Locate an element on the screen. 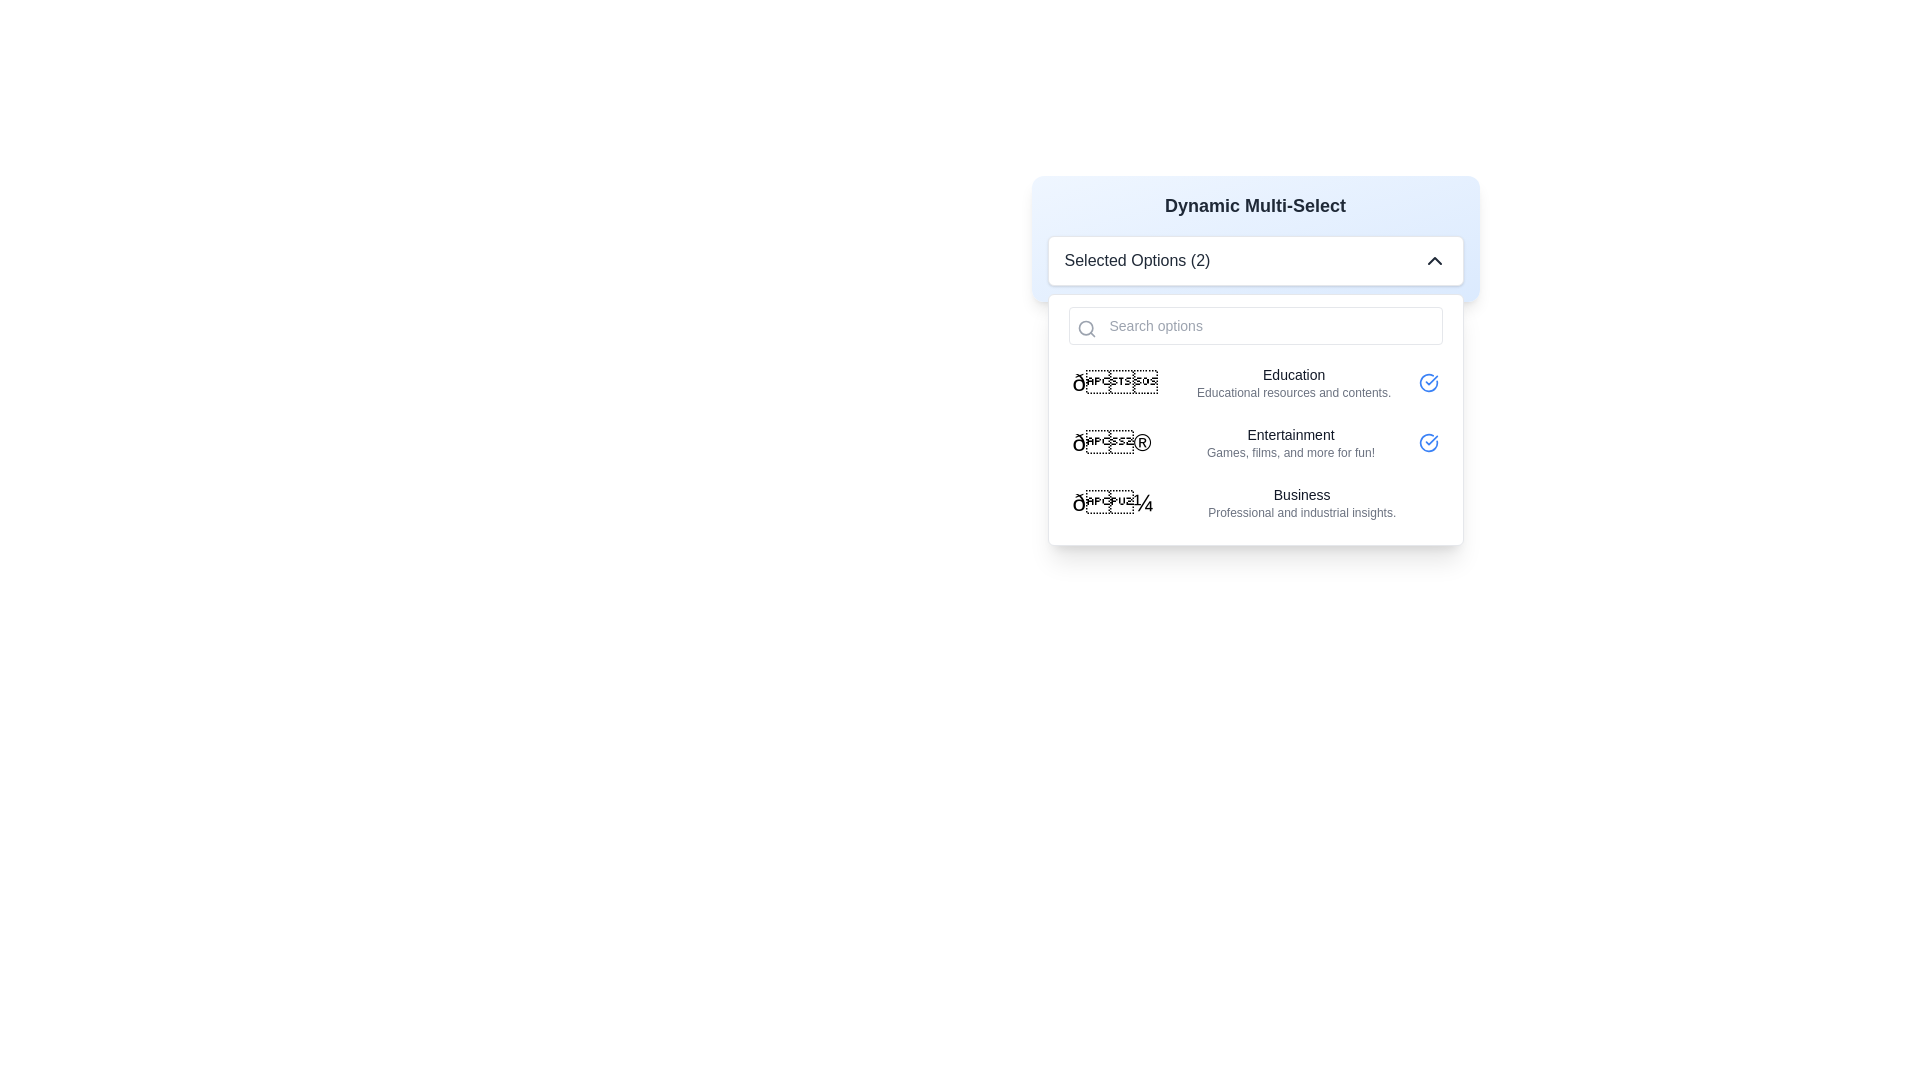 The height and width of the screenshot is (1080, 1920). the static text label displaying 'Education', which is styled in bold, medium size, and dark gray color, located at the top of the dropdown pane labeled 'Dynamic Multi-Select' is located at coordinates (1294, 374).